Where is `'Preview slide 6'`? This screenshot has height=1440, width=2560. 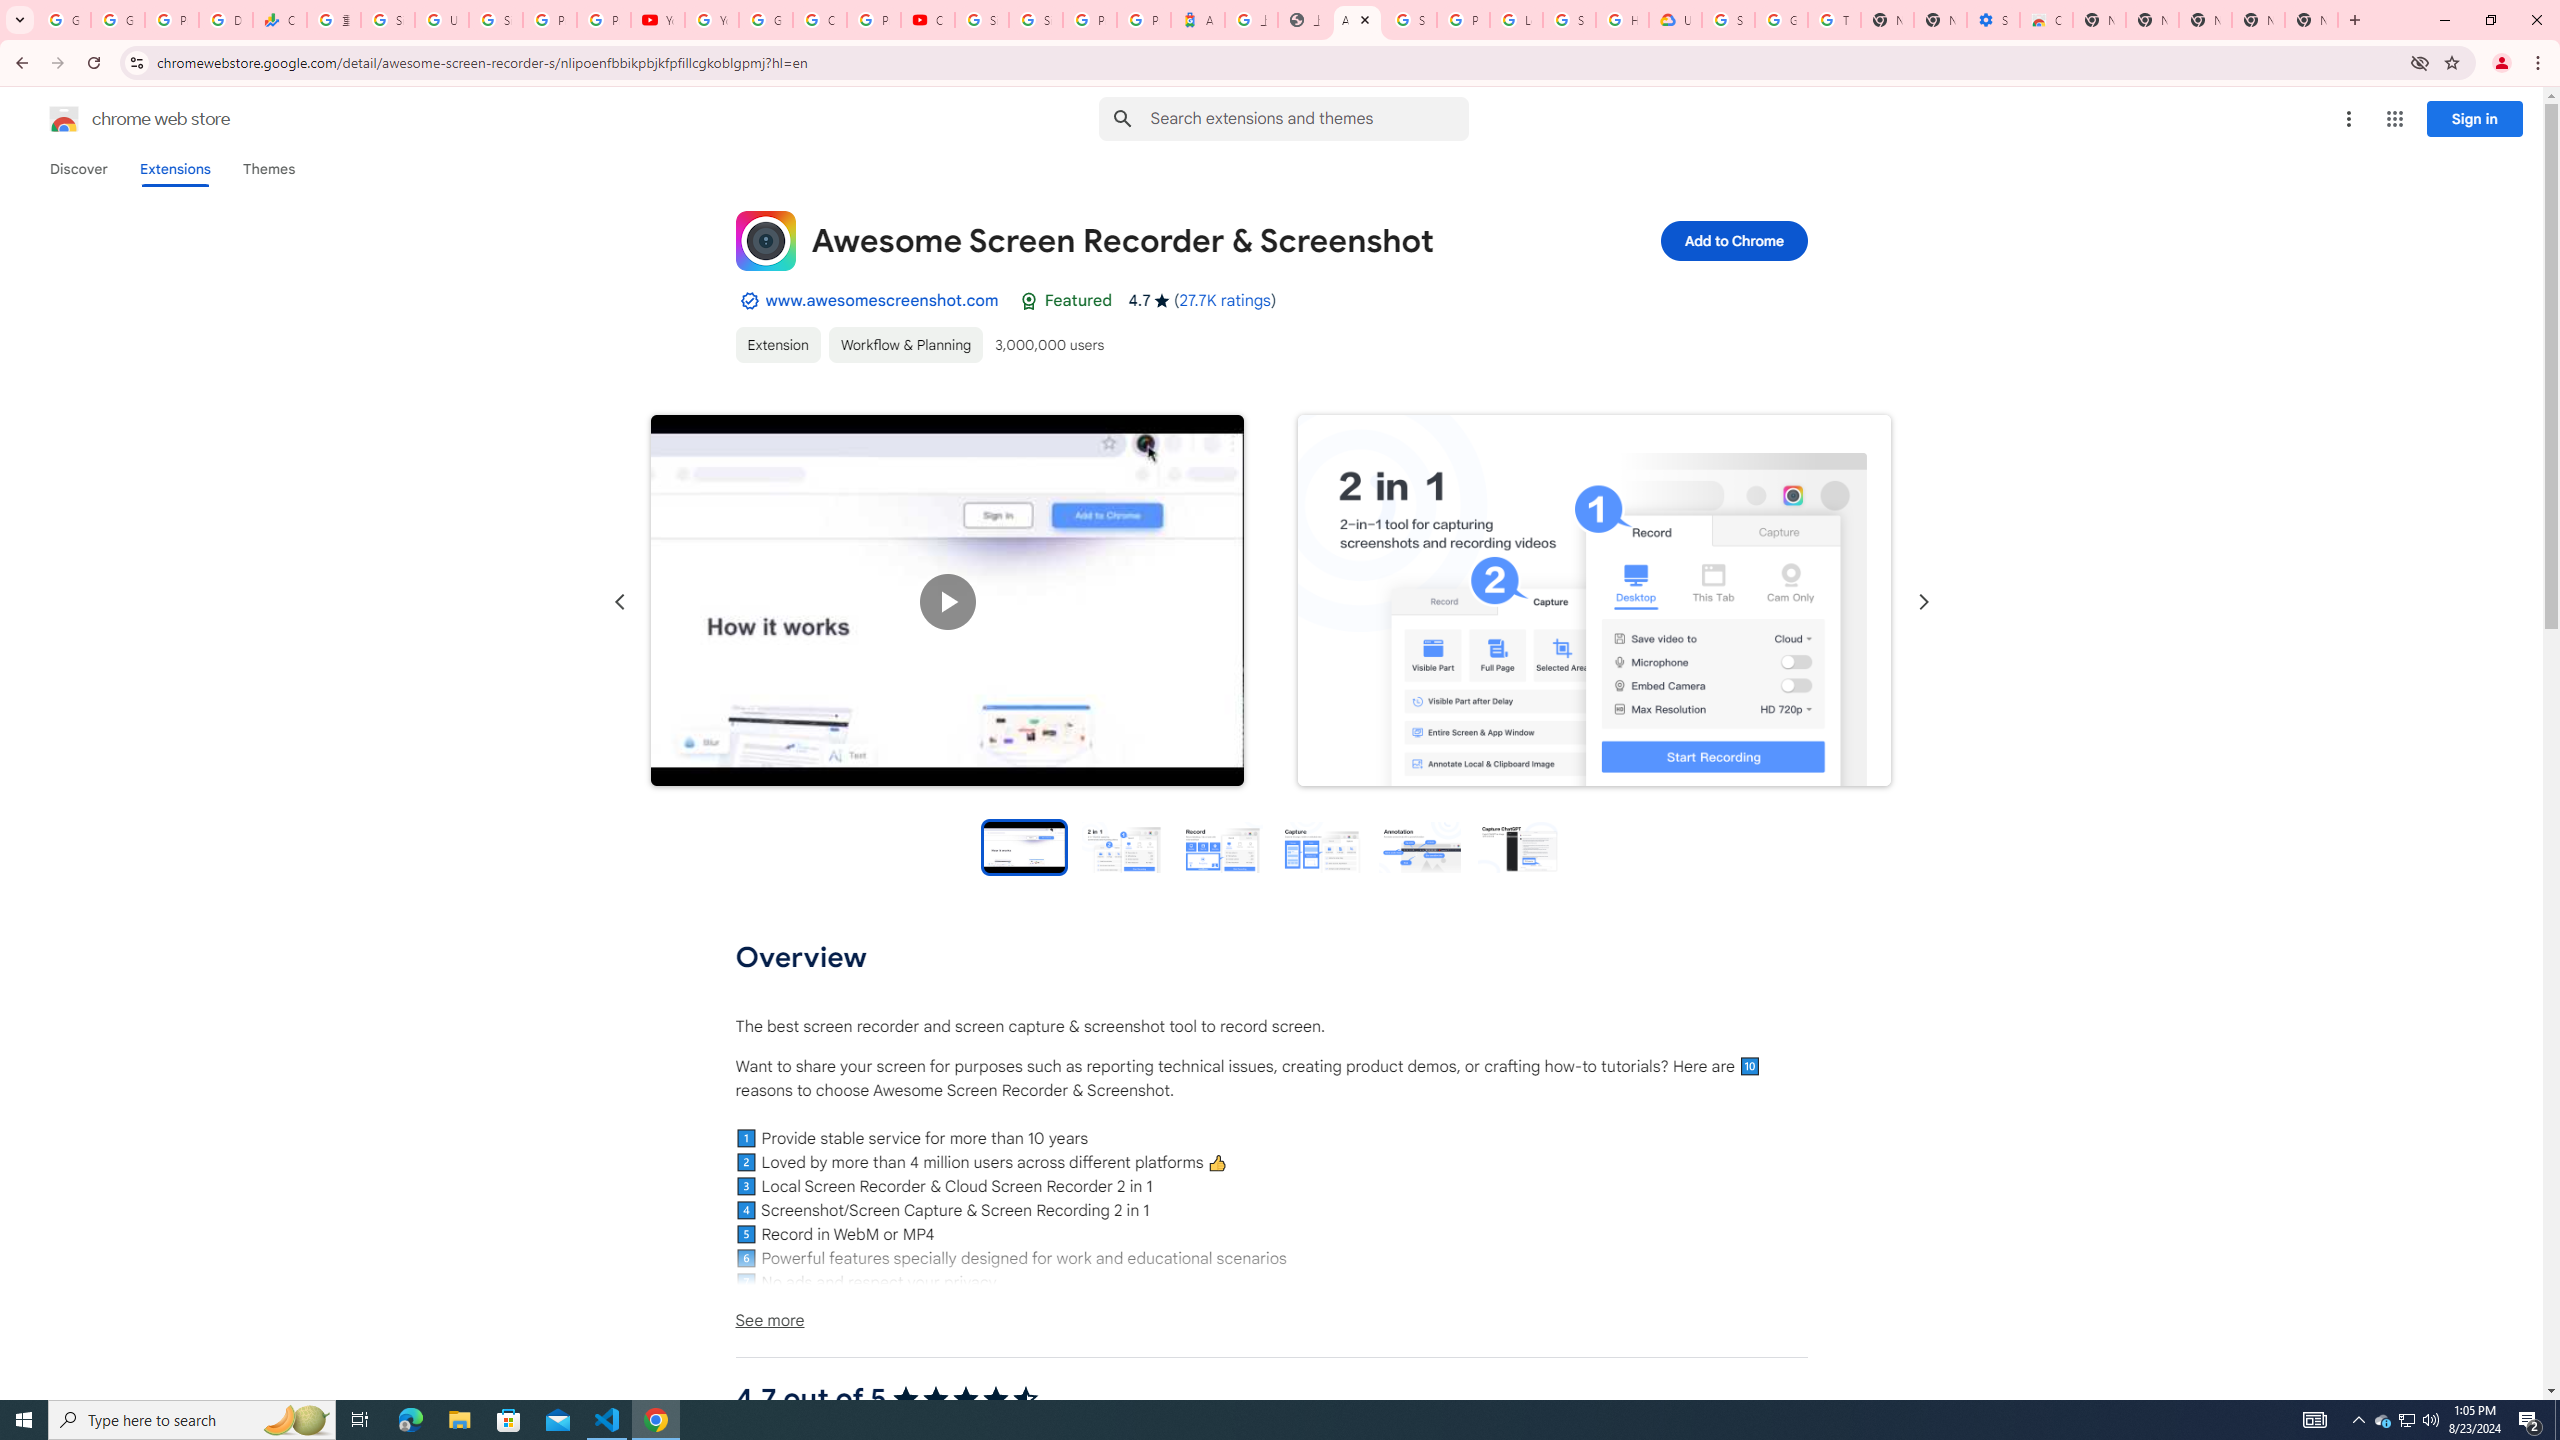
'Preview slide 6' is located at coordinates (1517, 846).